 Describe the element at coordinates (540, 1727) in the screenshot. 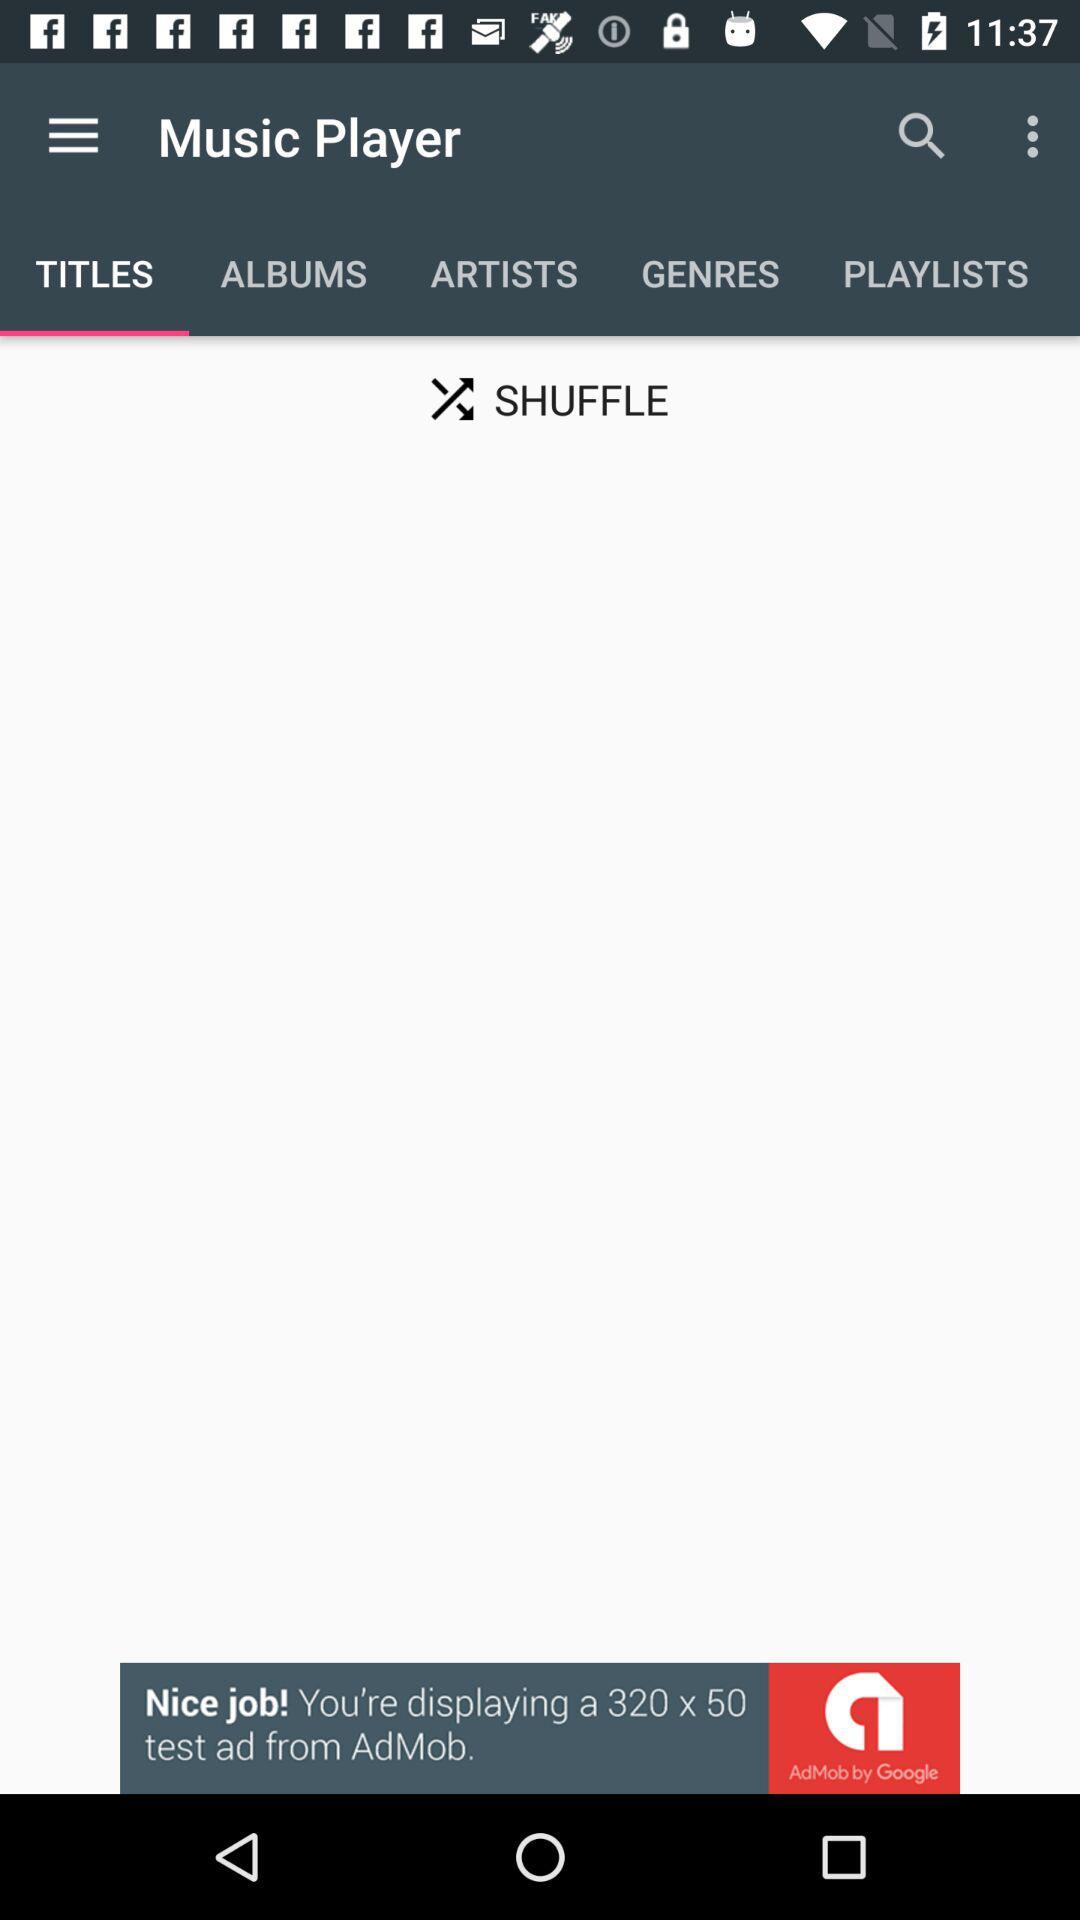

I see `advertisement` at that location.